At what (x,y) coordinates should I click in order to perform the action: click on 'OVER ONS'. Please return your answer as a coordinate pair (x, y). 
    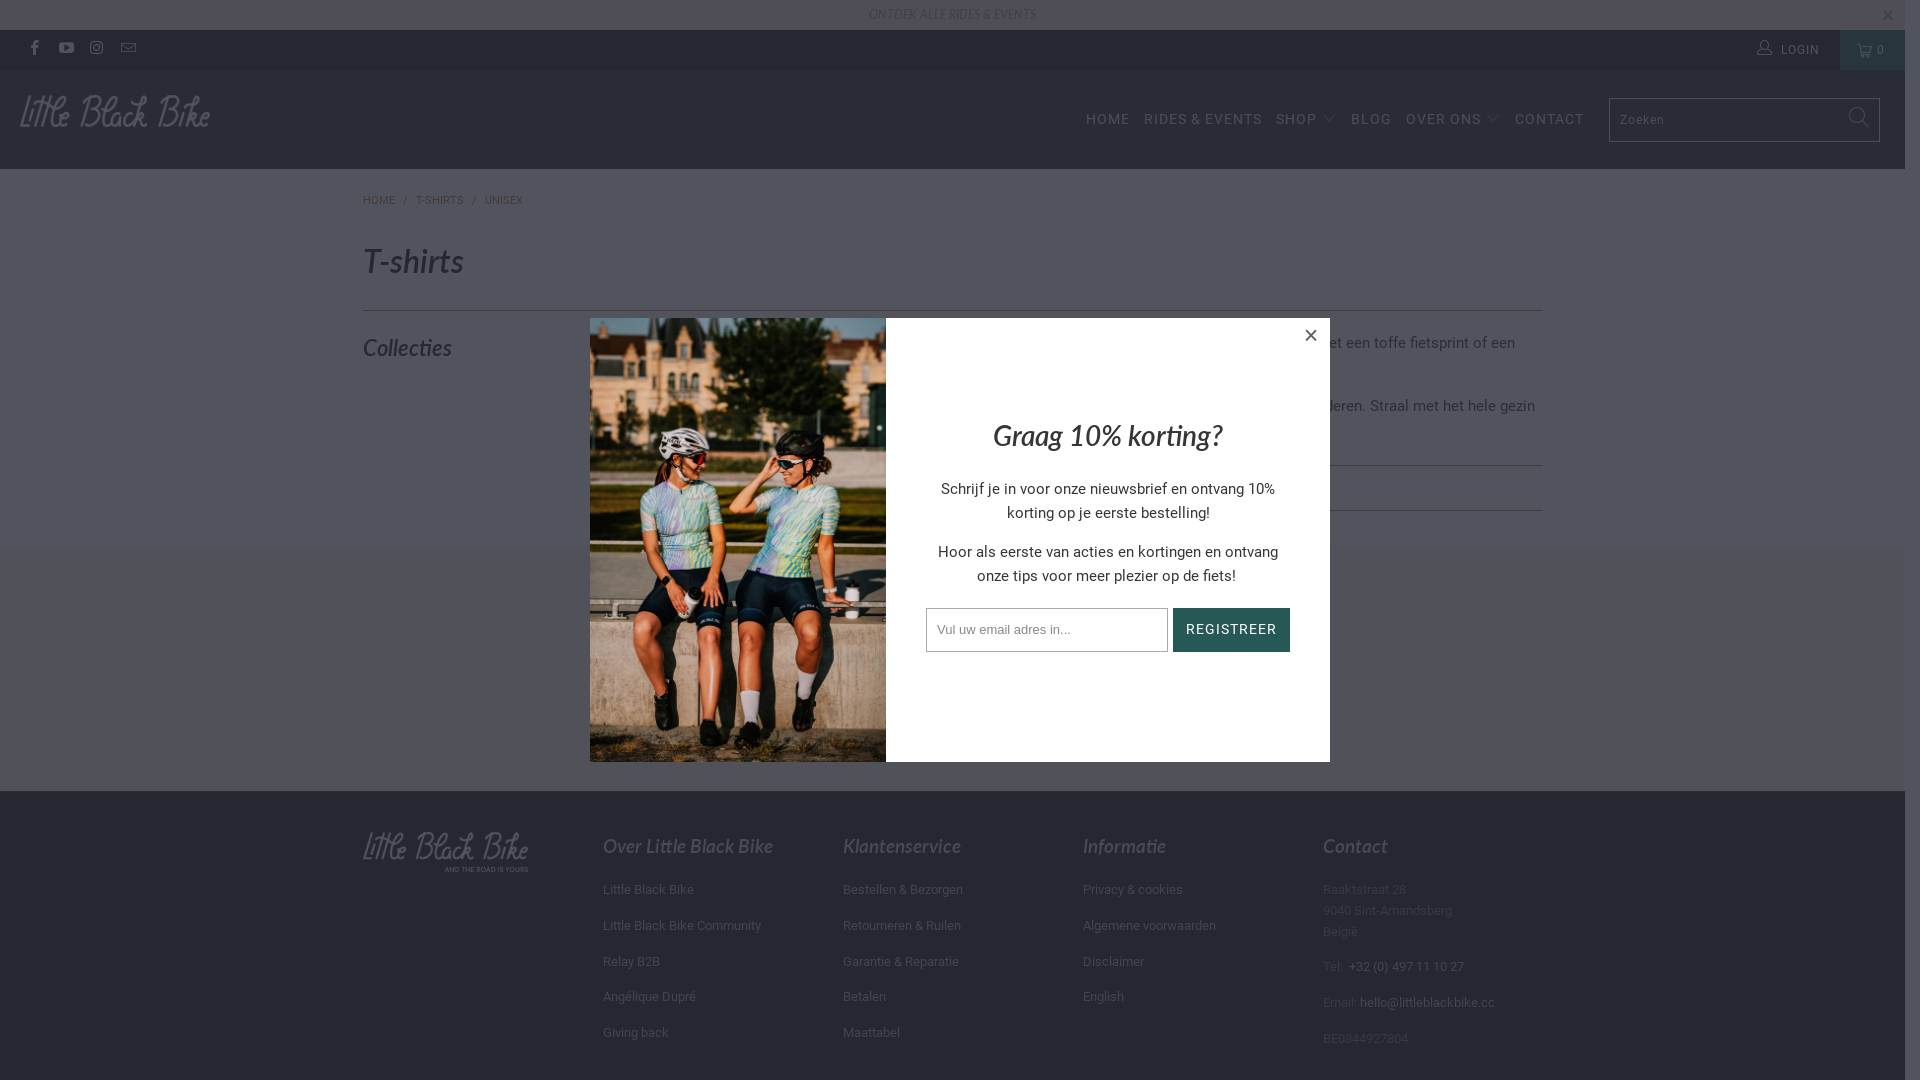
    Looking at the image, I should click on (1405, 119).